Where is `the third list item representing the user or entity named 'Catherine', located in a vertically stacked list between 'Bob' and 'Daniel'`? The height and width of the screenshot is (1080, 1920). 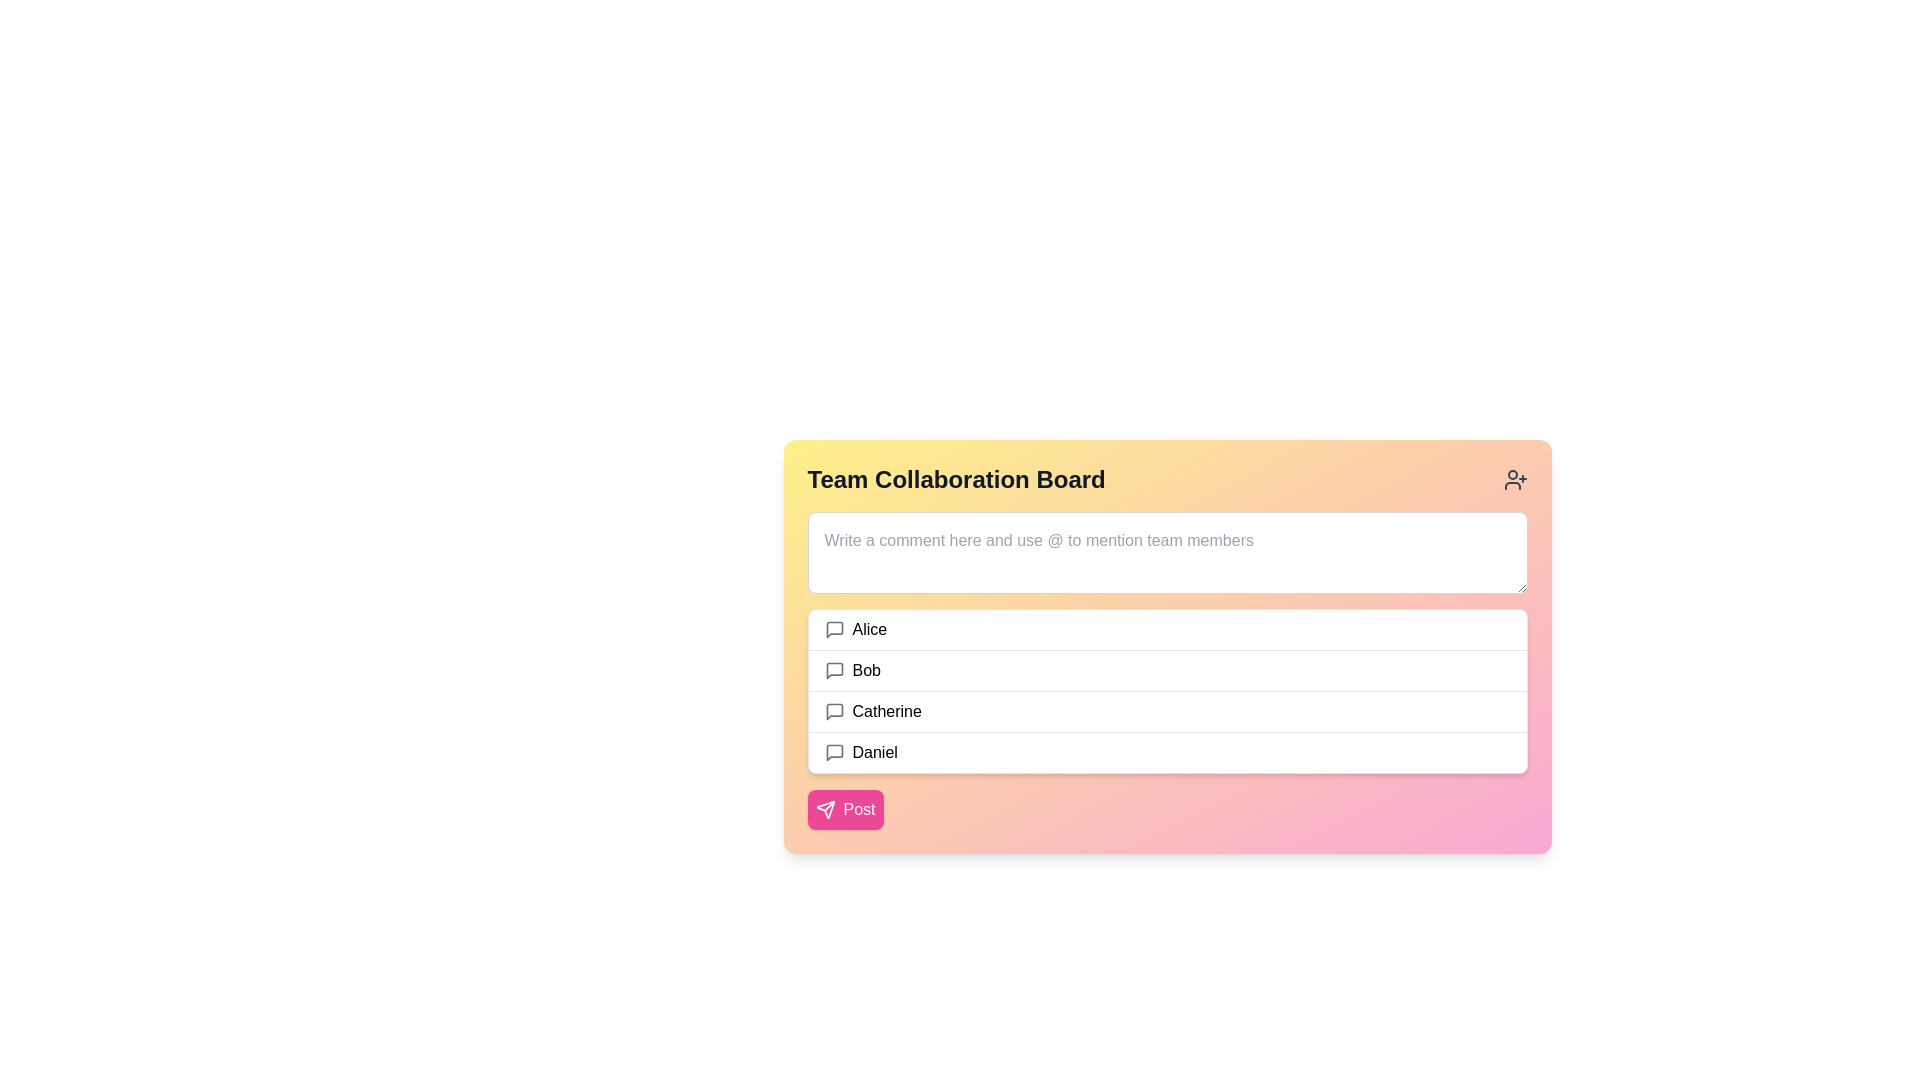 the third list item representing the user or entity named 'Catherine', located in a vertically stacked list between 'Bob' and 'Daniel' is located at coordinates (1167, 710).